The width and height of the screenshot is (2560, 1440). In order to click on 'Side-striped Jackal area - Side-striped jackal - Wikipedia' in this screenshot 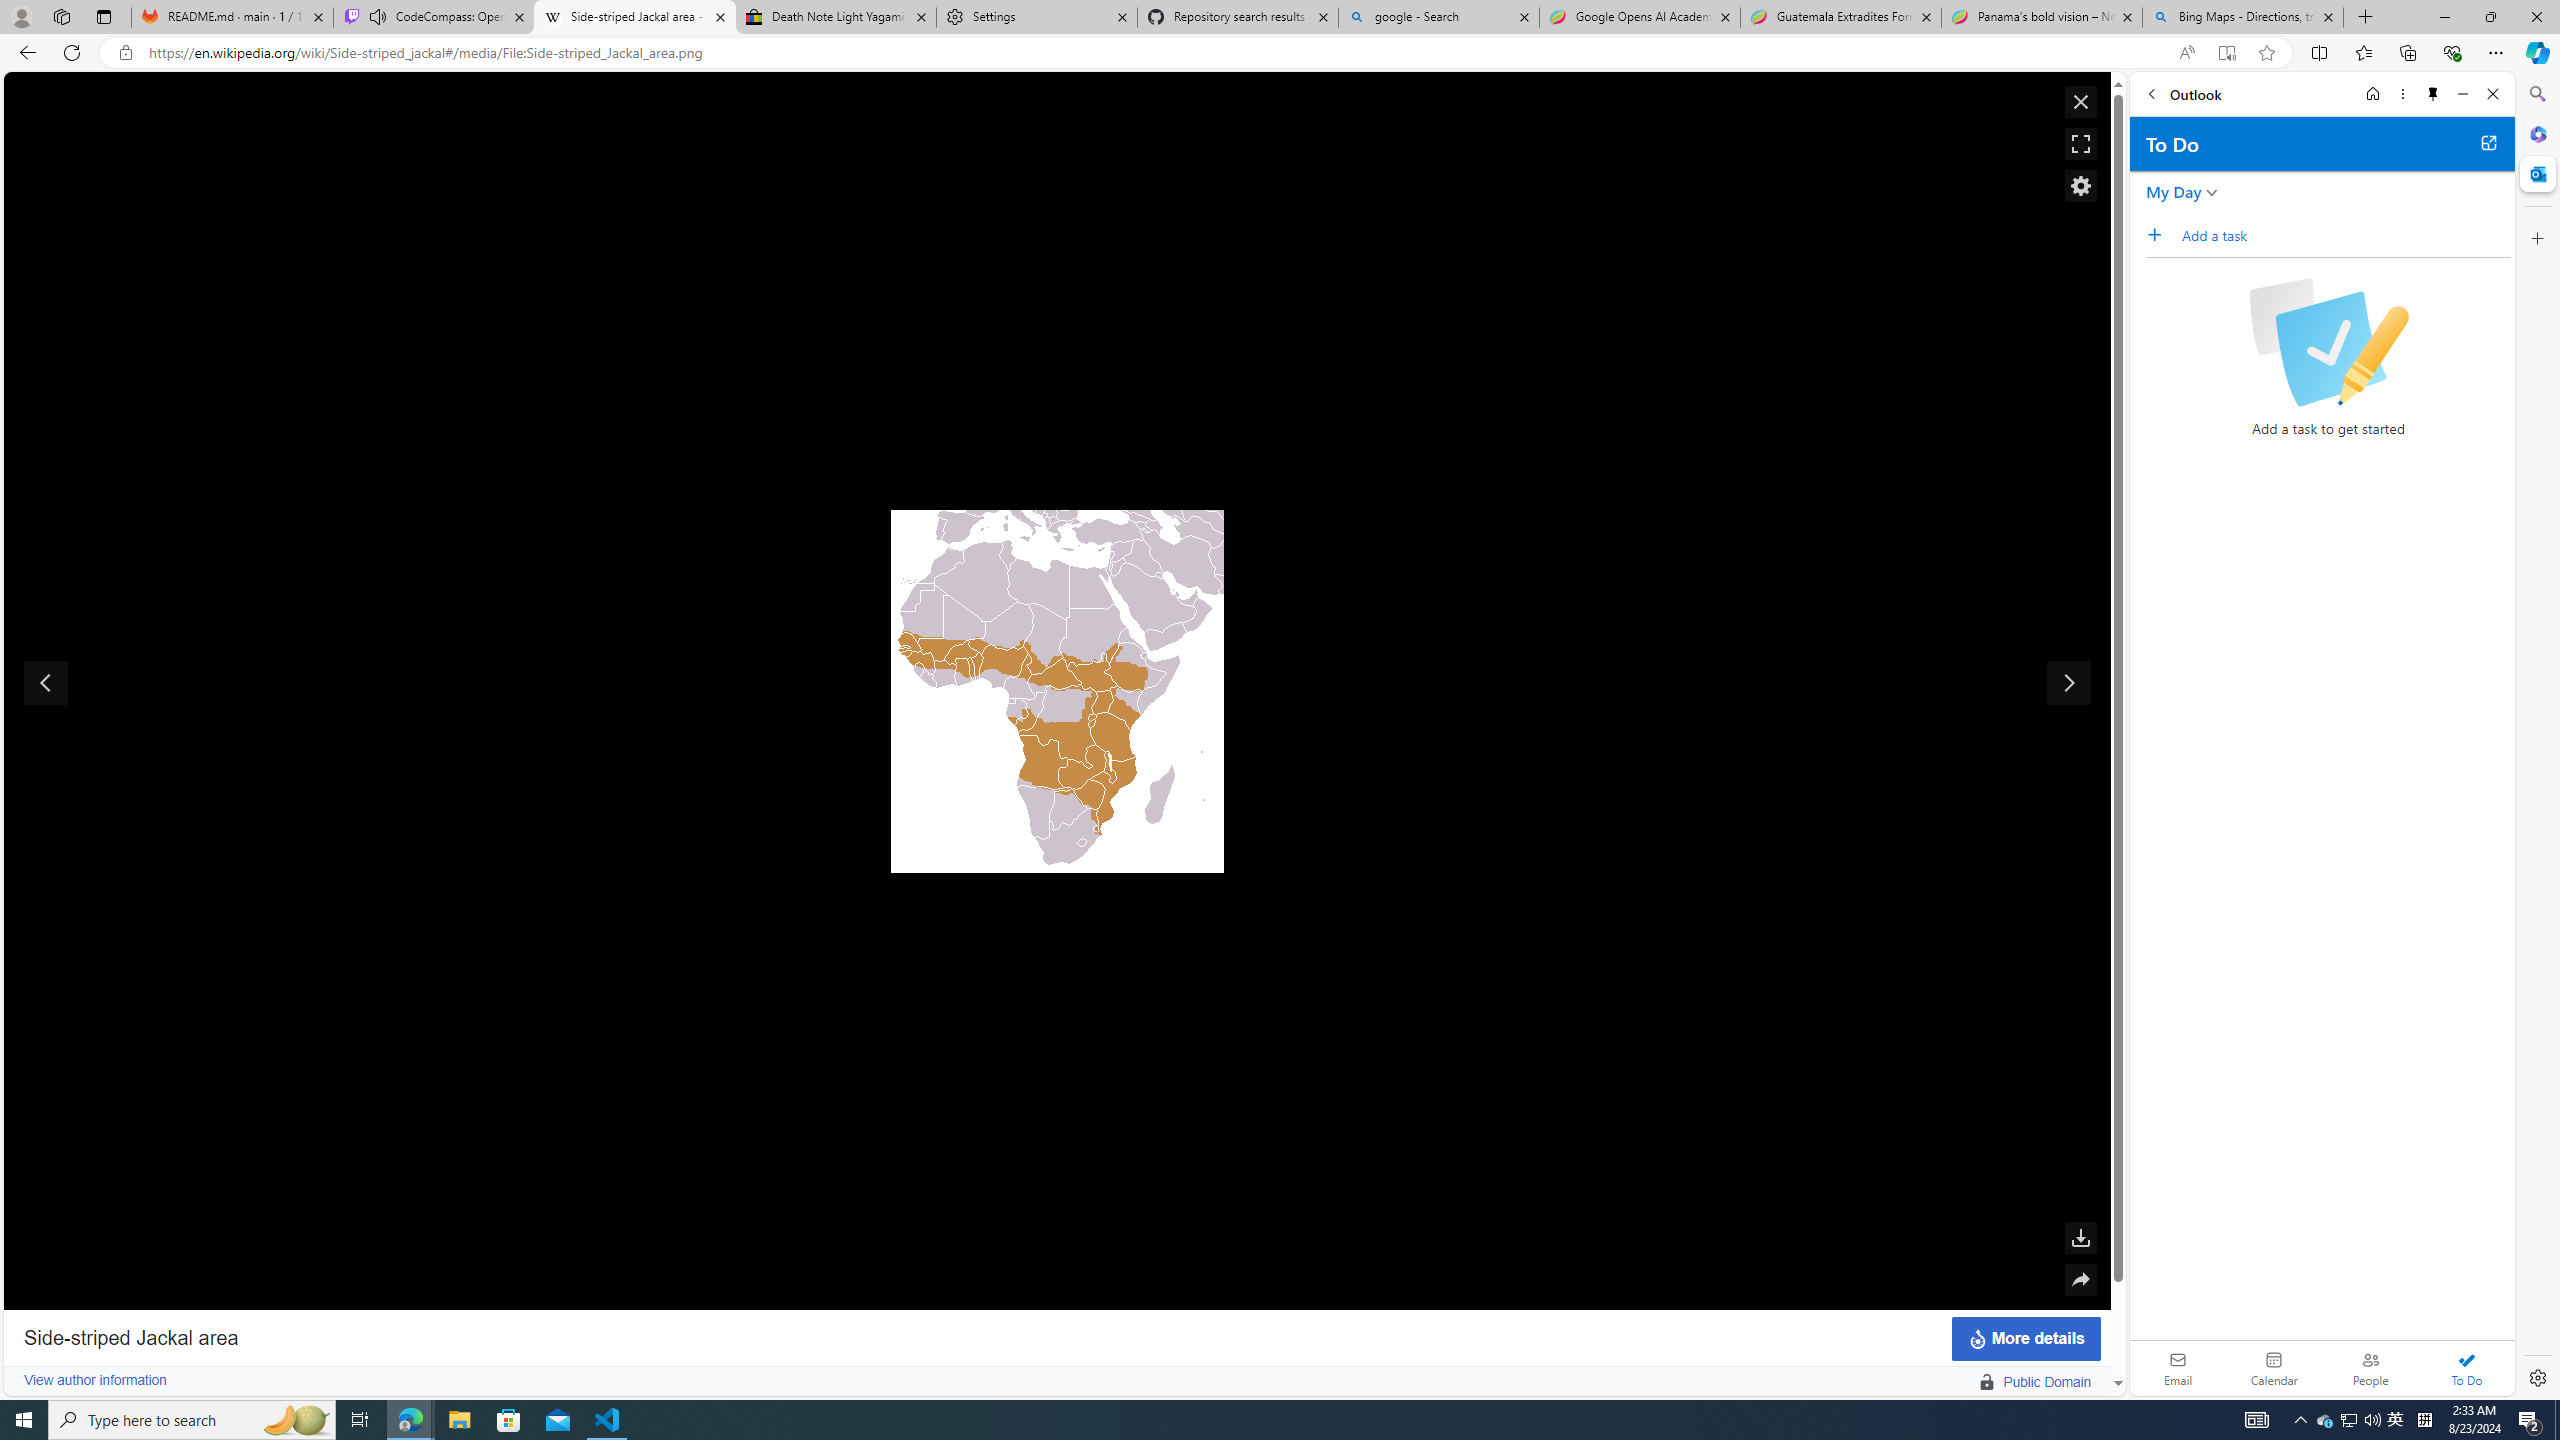, I will do `click(633, 16)`.